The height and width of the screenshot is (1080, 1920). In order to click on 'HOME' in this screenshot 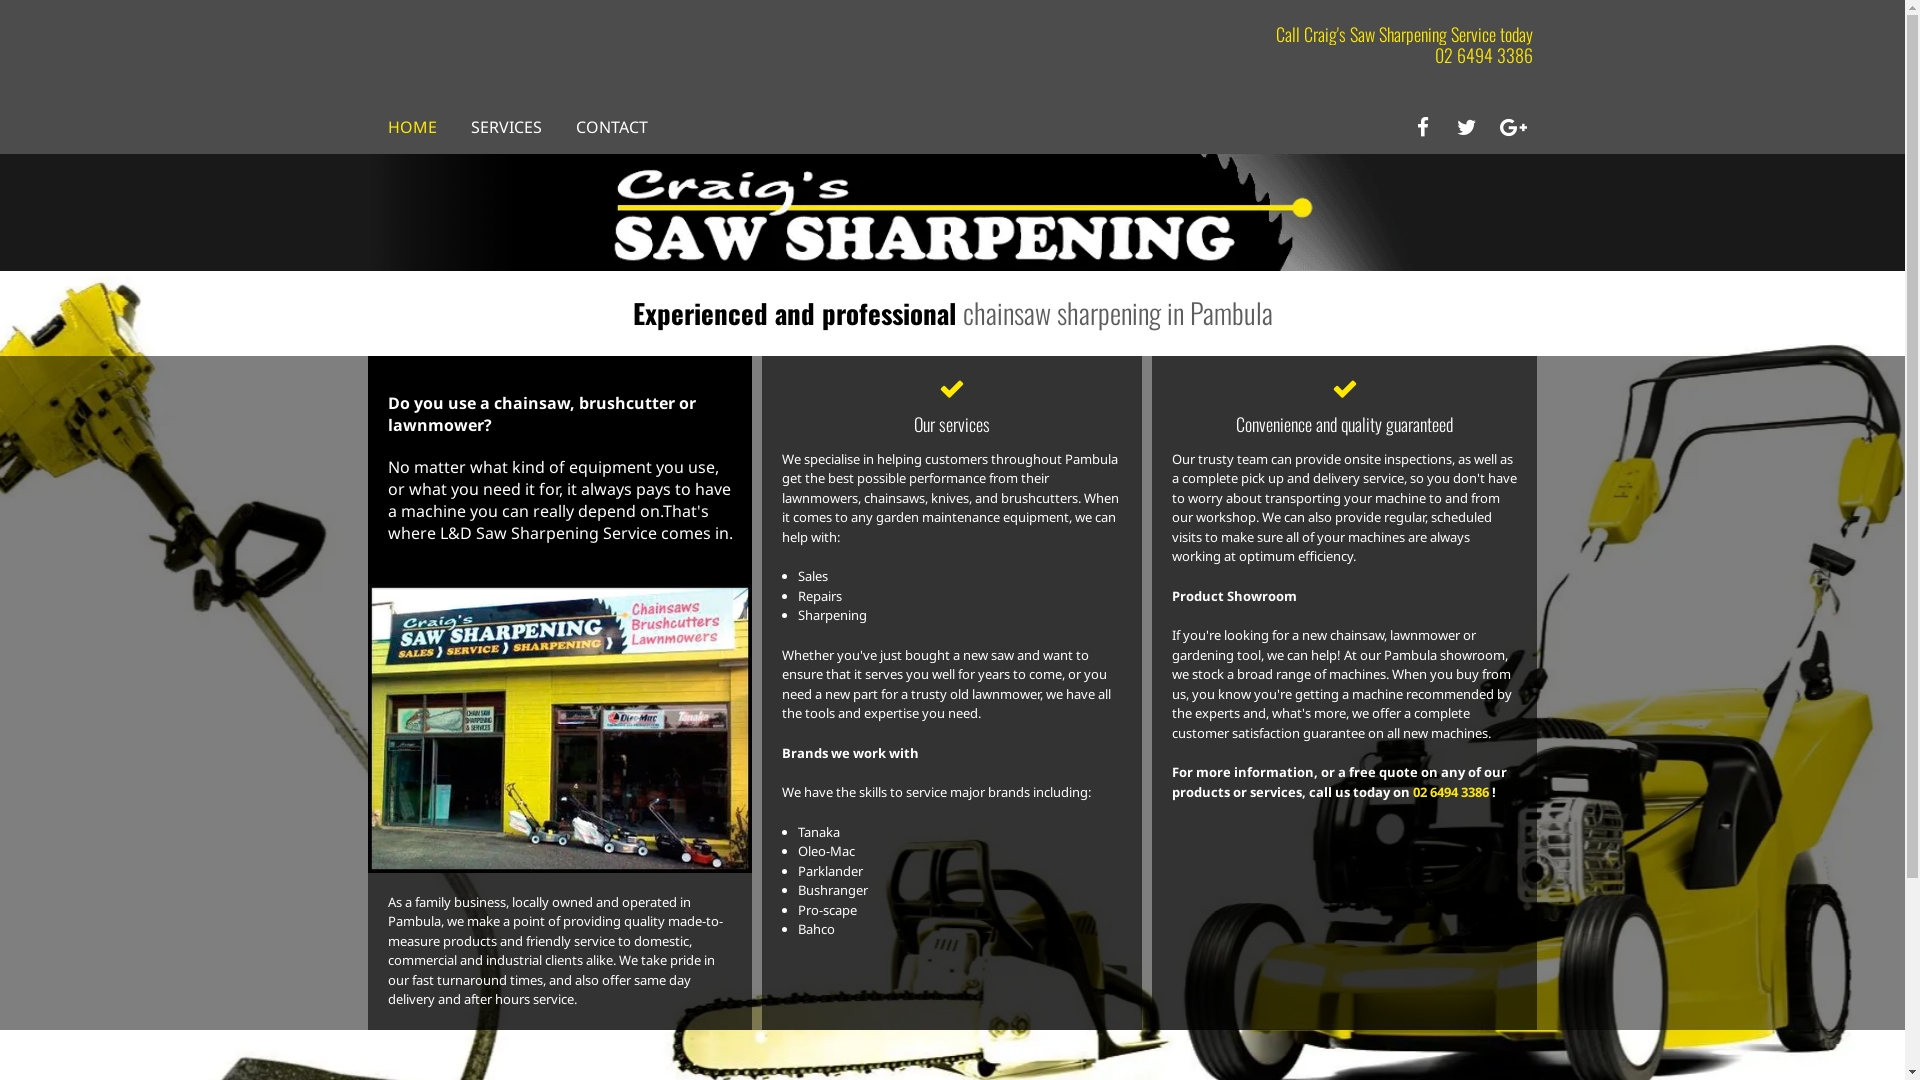, I will do `click(388, 127)`.